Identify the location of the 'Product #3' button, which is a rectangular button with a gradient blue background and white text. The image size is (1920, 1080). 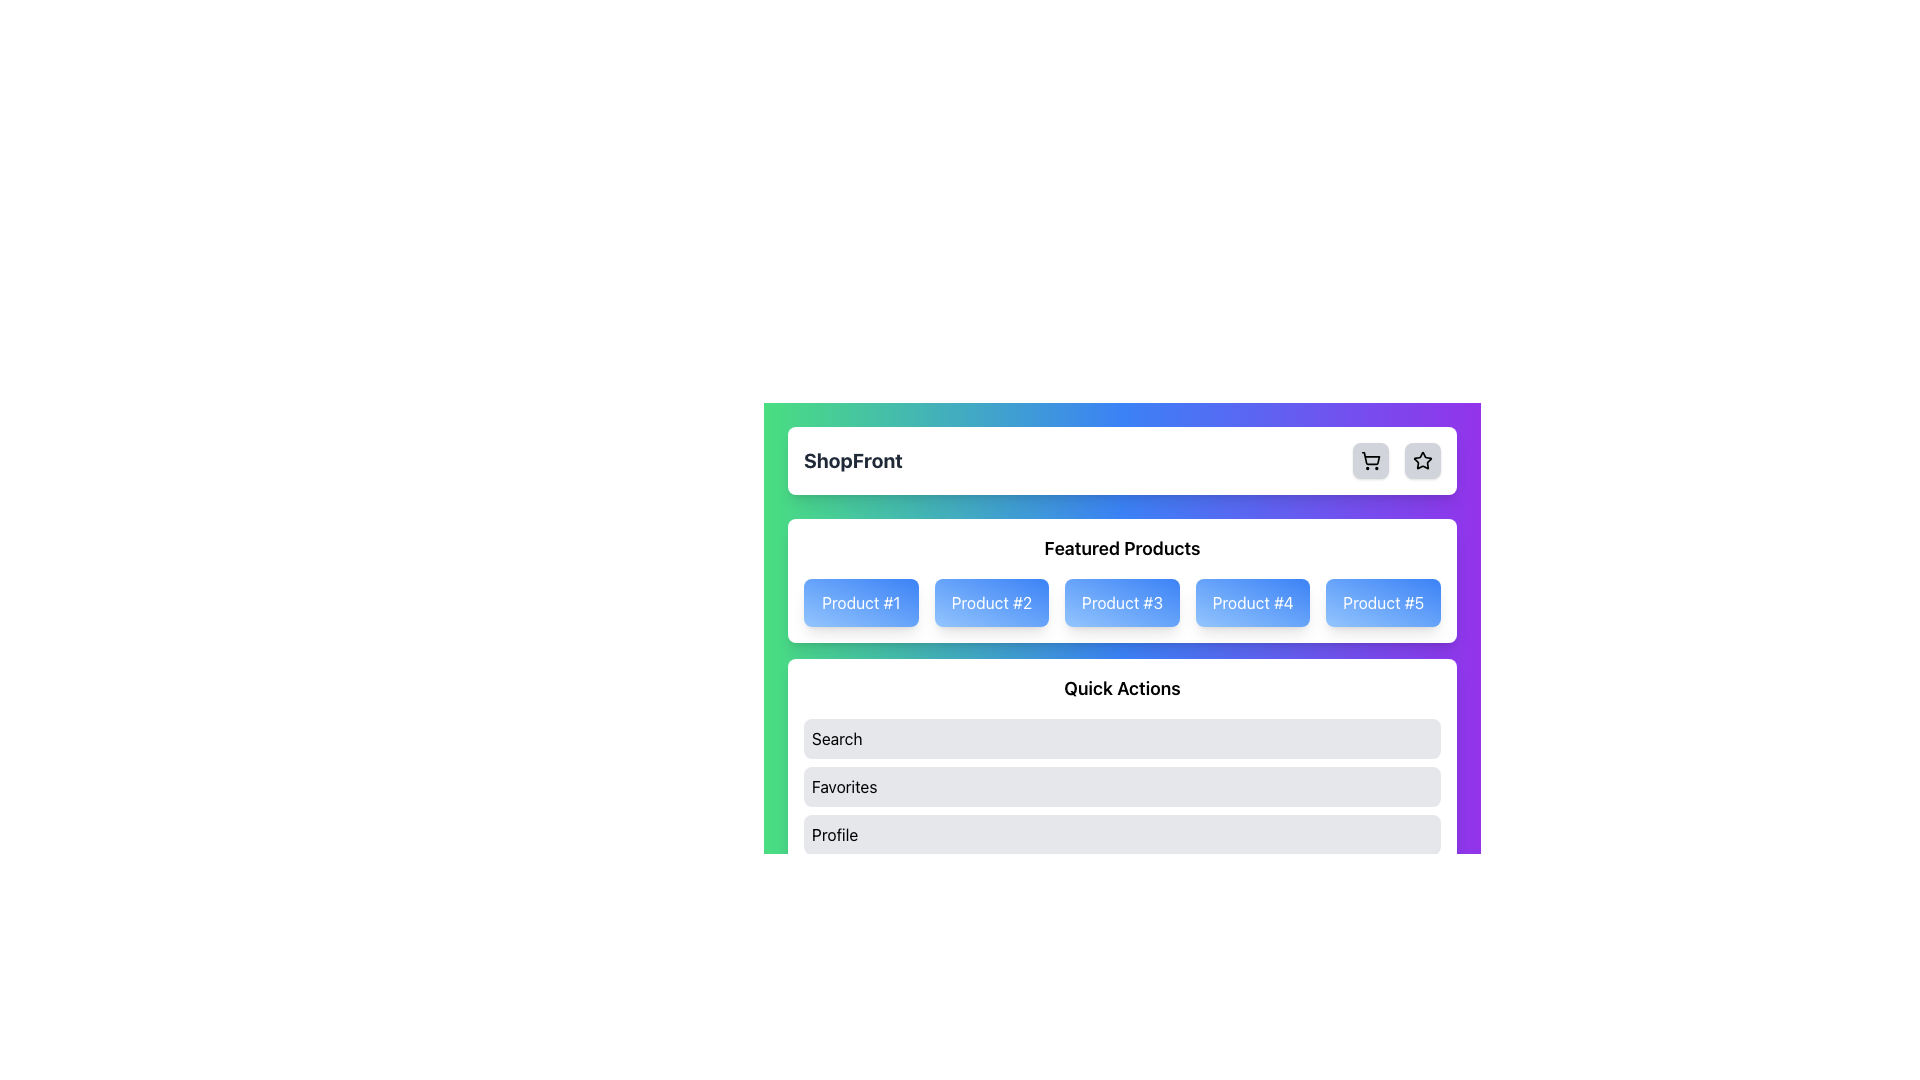
(1122, 601).